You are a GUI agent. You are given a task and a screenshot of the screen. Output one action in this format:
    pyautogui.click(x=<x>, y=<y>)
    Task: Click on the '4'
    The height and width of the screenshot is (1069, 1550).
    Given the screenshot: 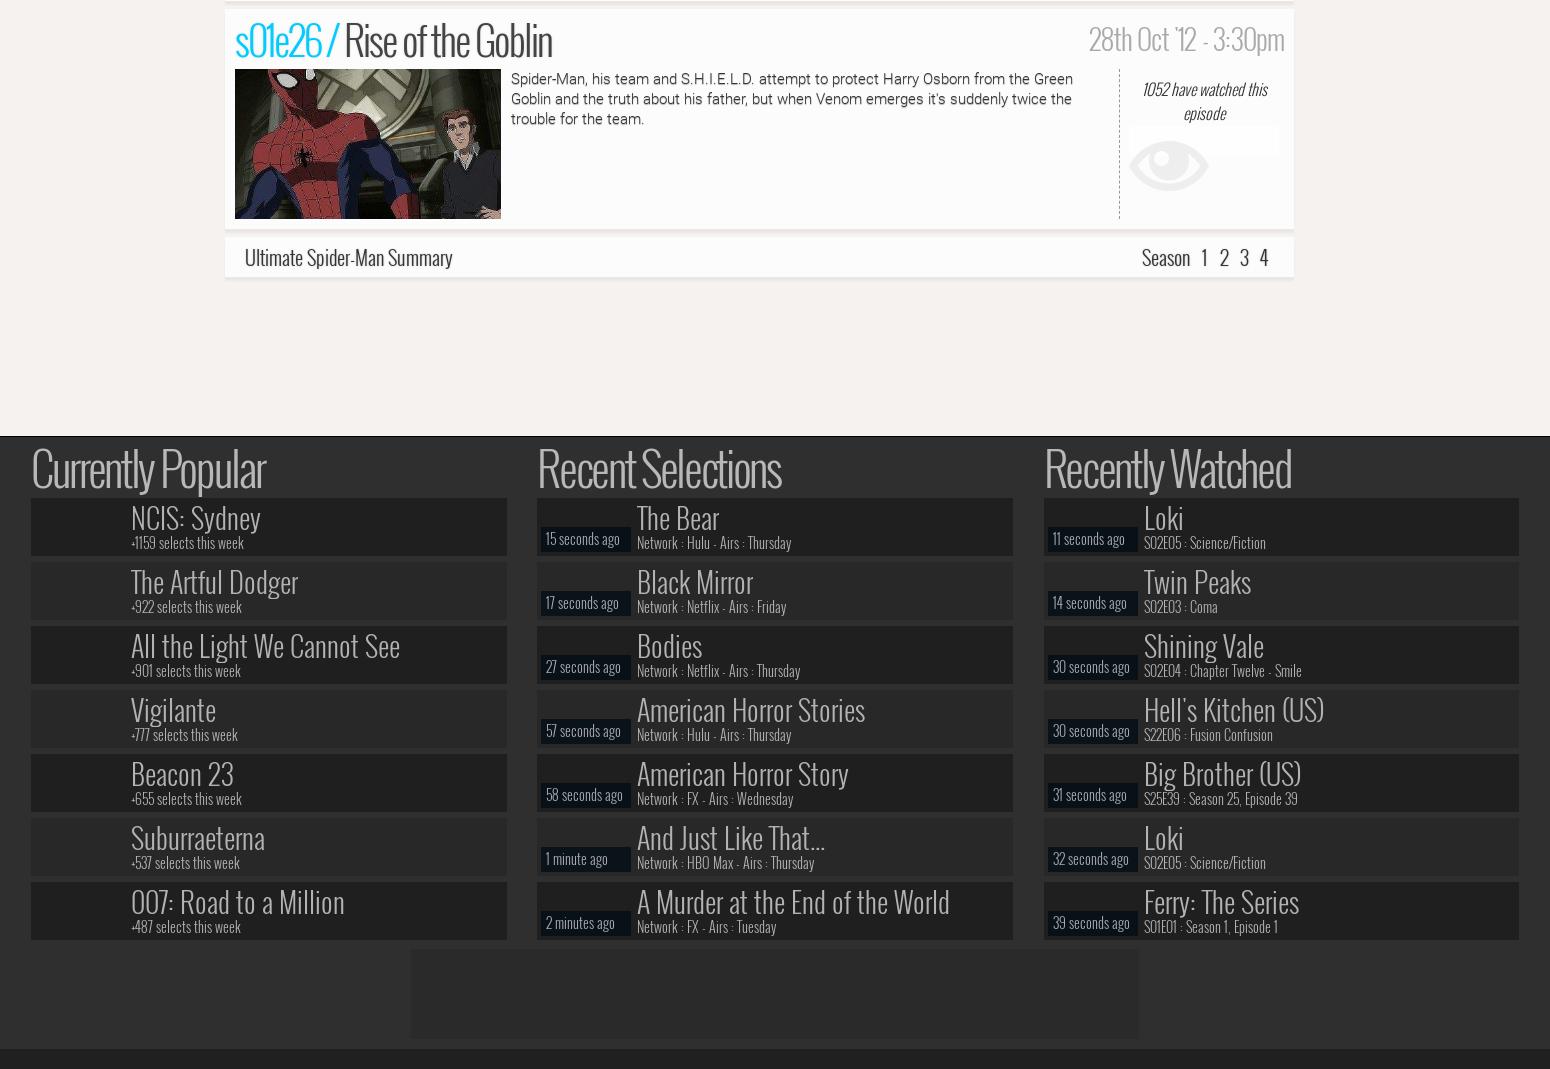 What is the action you would take?
    pyautogui.click(x=1263, y=255)
    